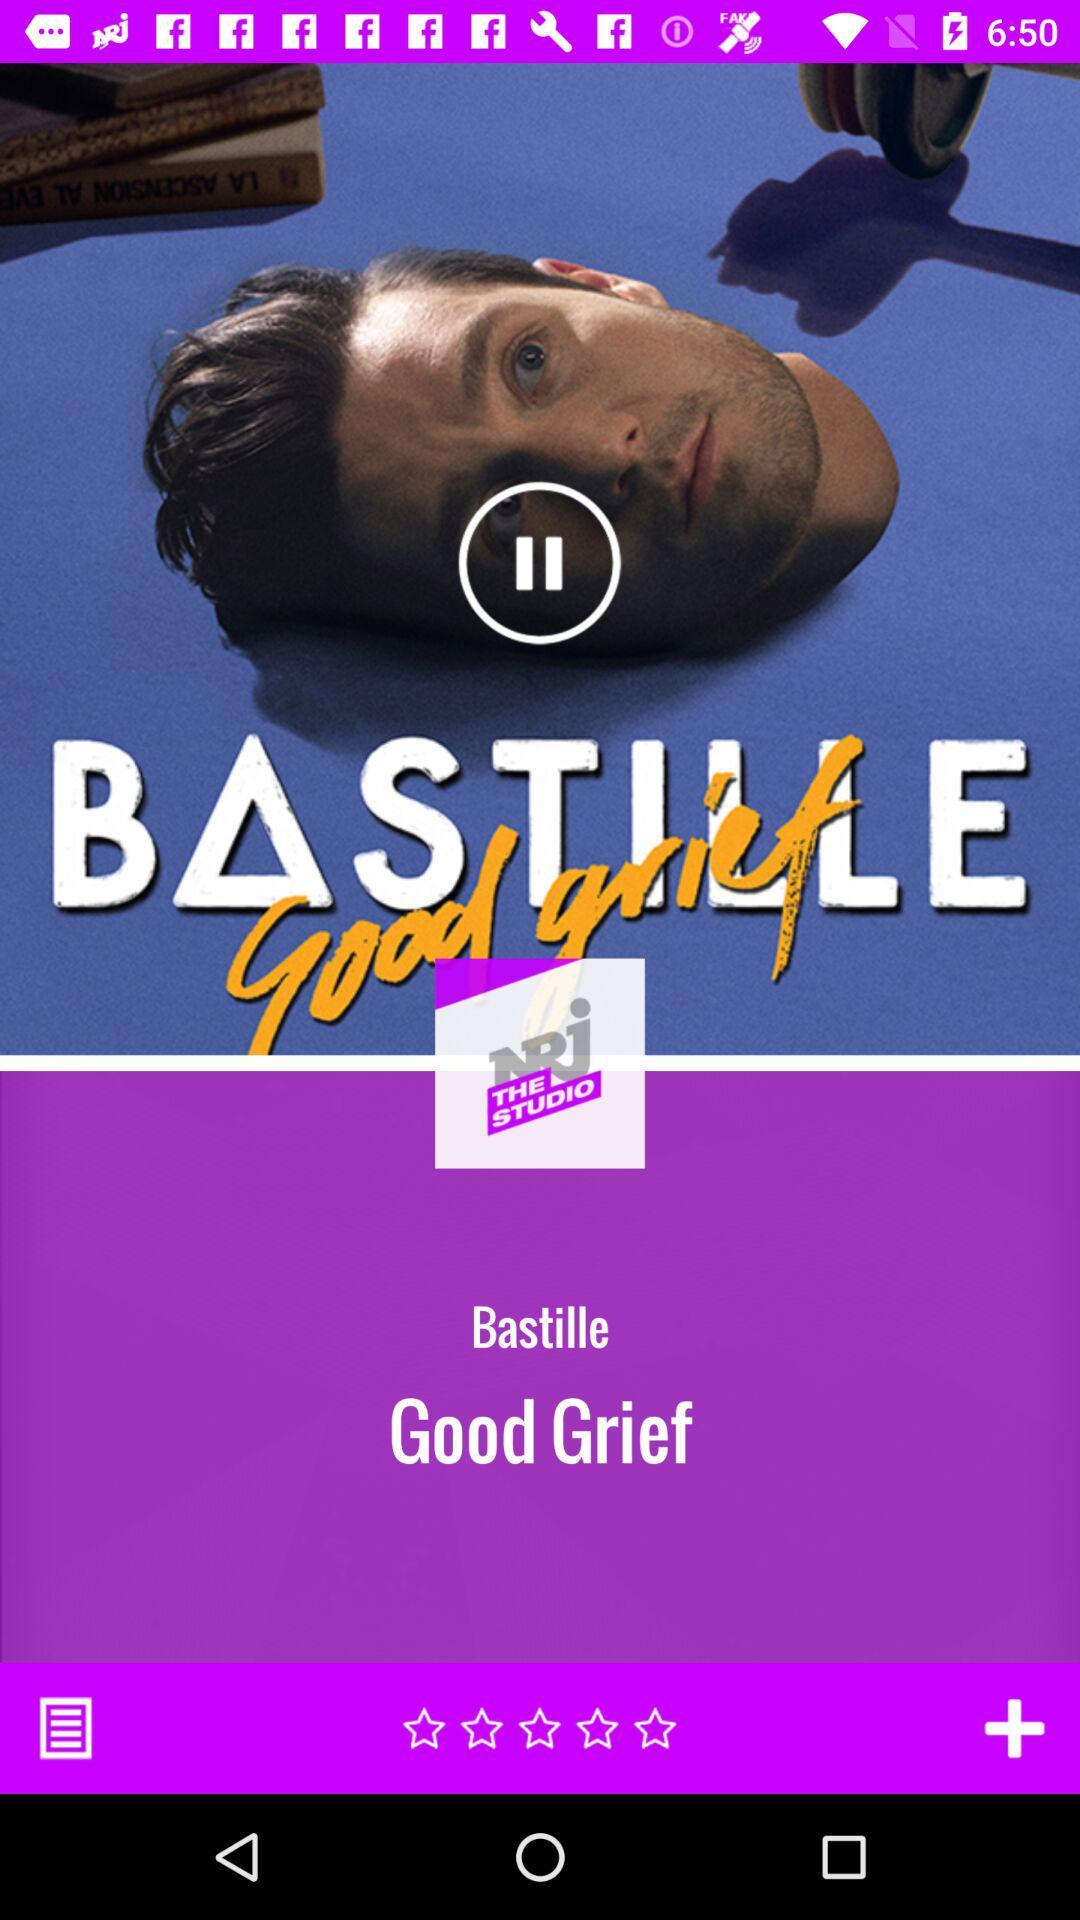 This screenshot has width=1080, height=1920. I want to click on the item at the bottom left corner, so click(64, 1727).